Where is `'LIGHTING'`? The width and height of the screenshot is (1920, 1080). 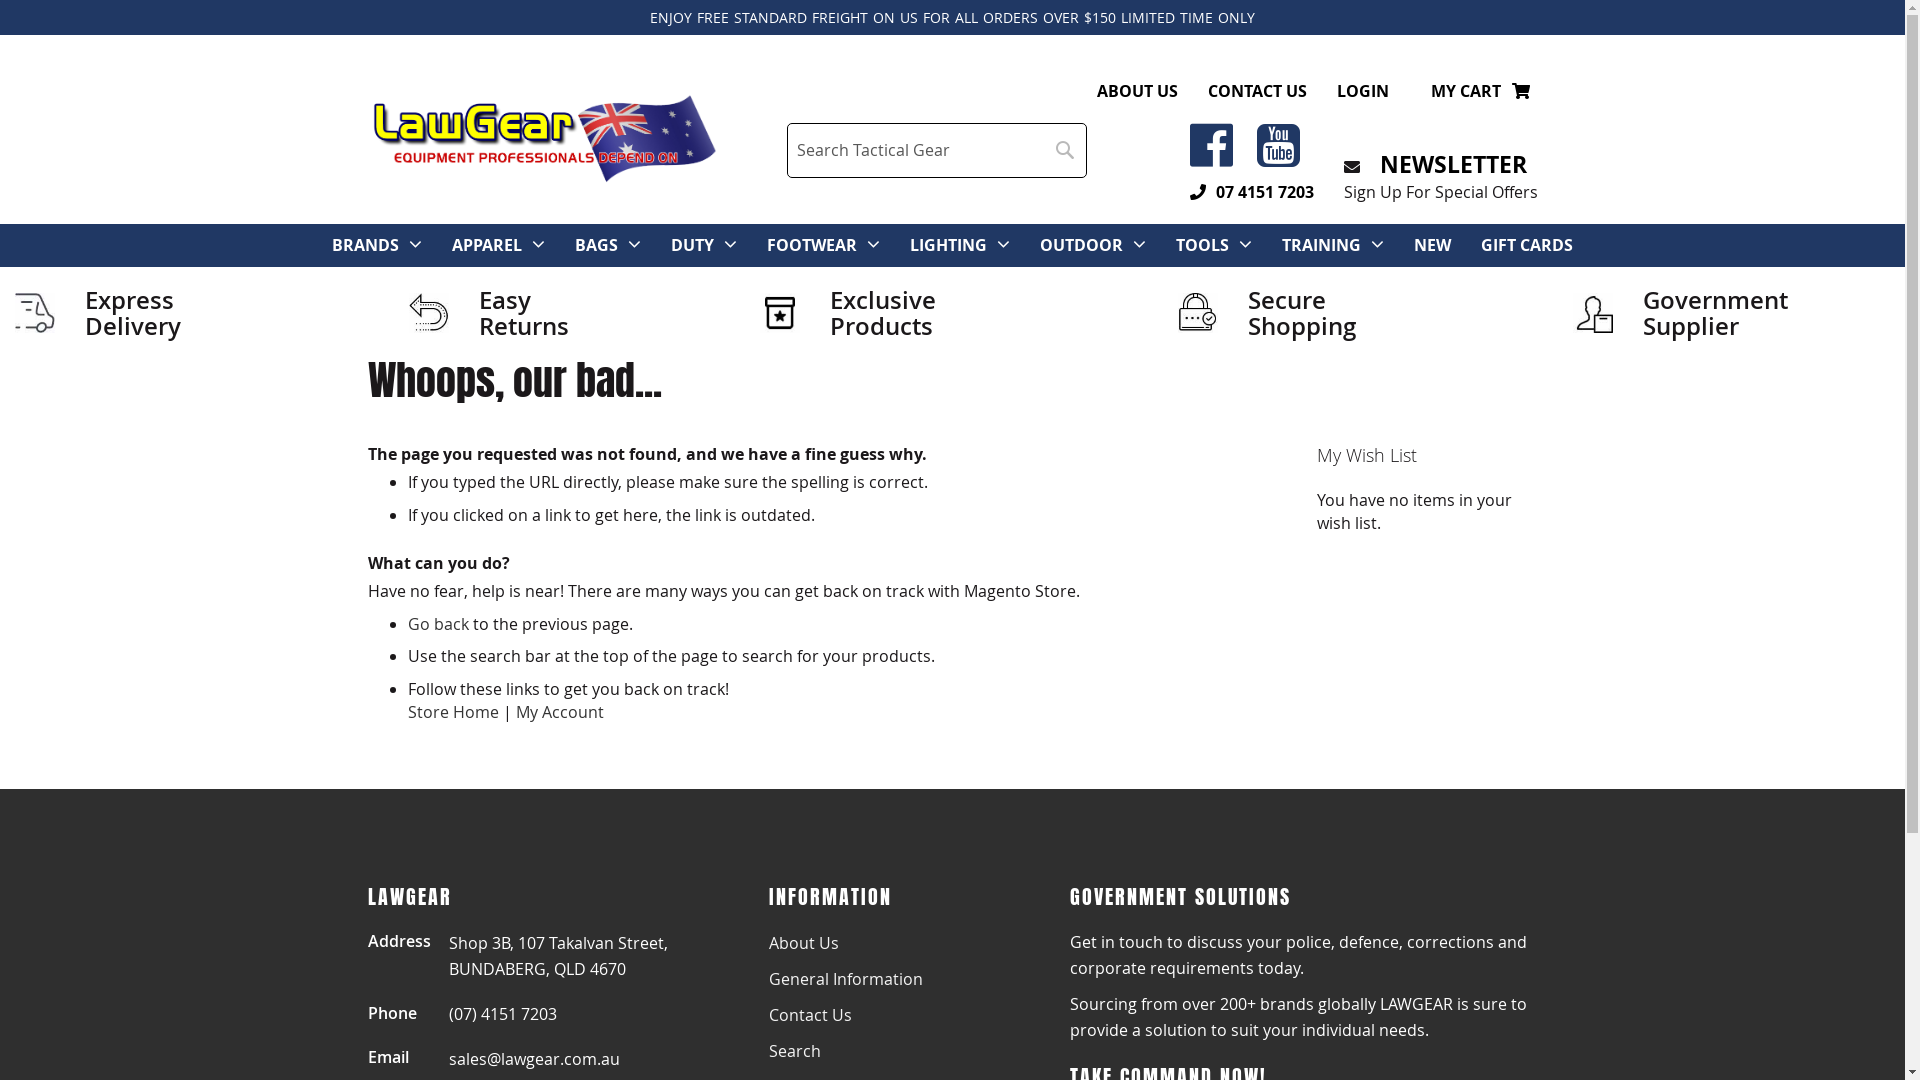 'LIGHTING' is located at coordinates (909, 244).